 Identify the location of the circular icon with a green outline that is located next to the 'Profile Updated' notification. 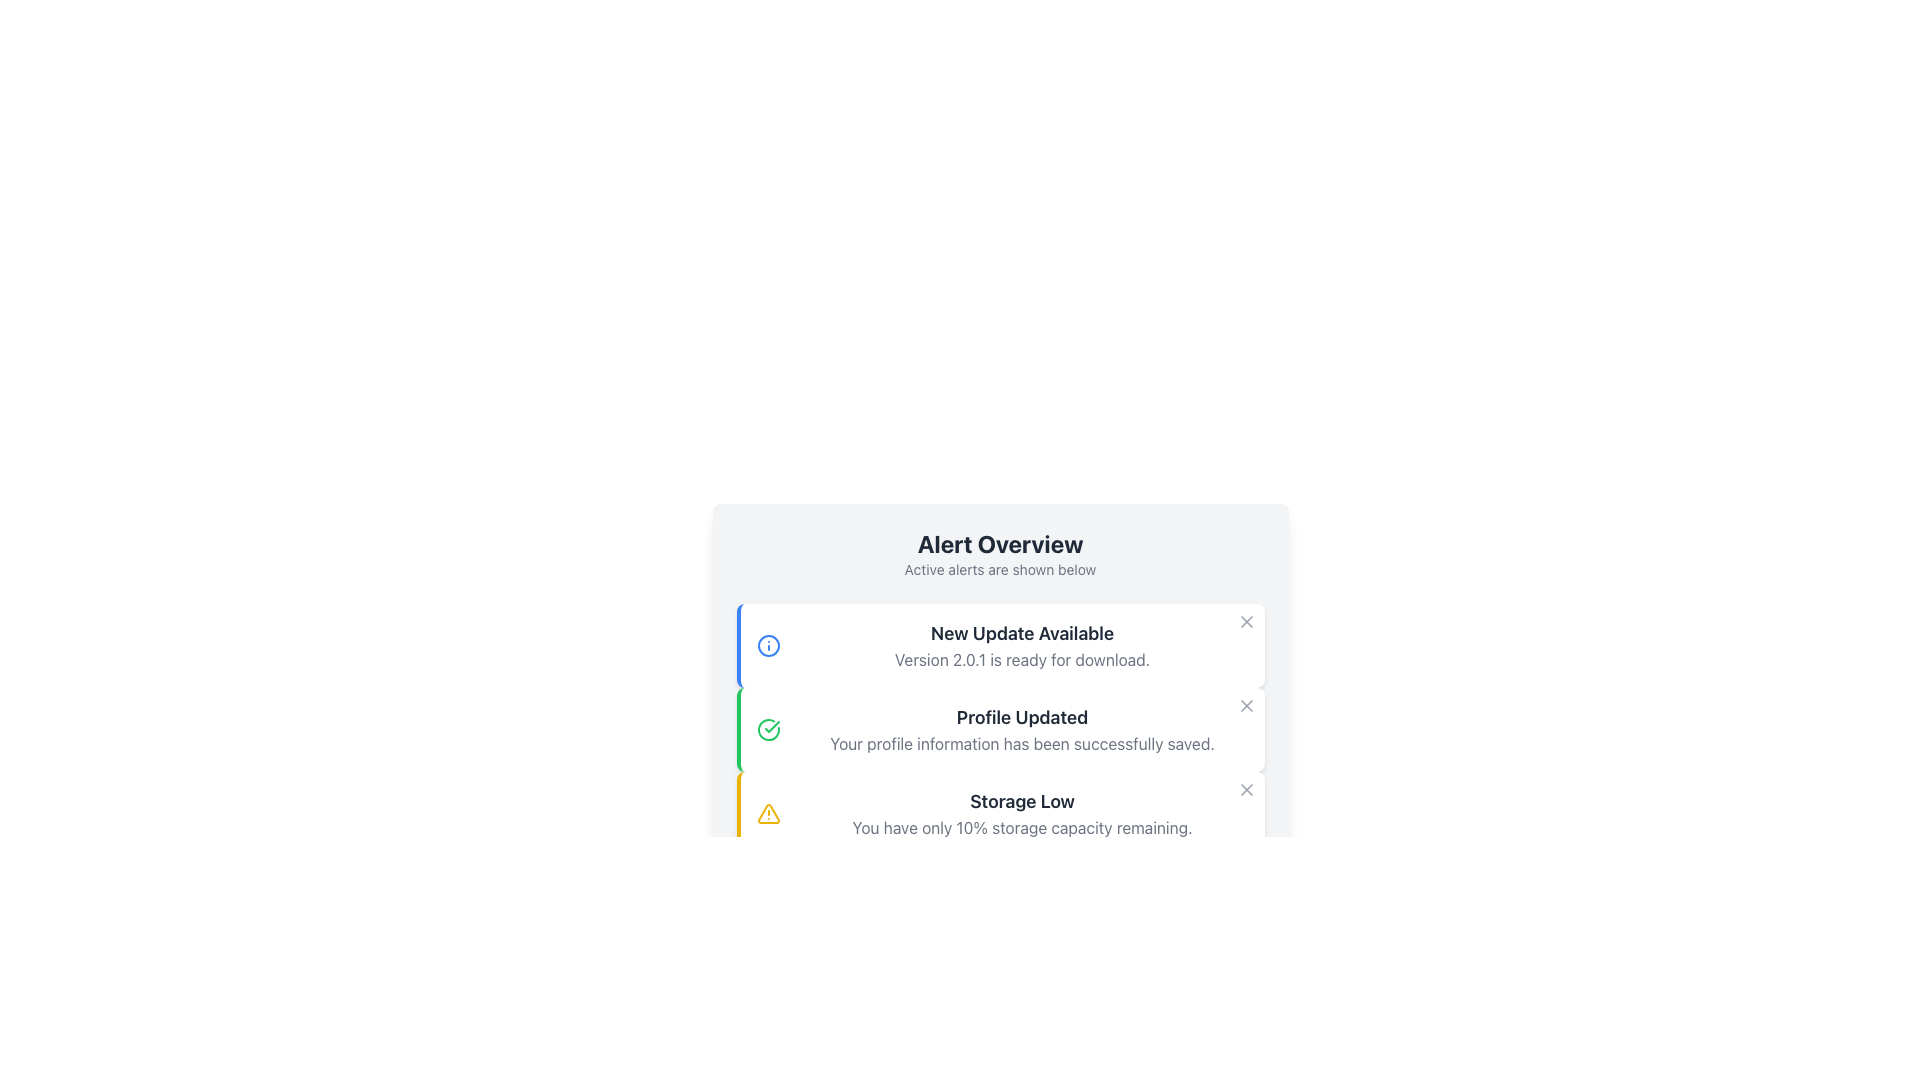
(767, 729).